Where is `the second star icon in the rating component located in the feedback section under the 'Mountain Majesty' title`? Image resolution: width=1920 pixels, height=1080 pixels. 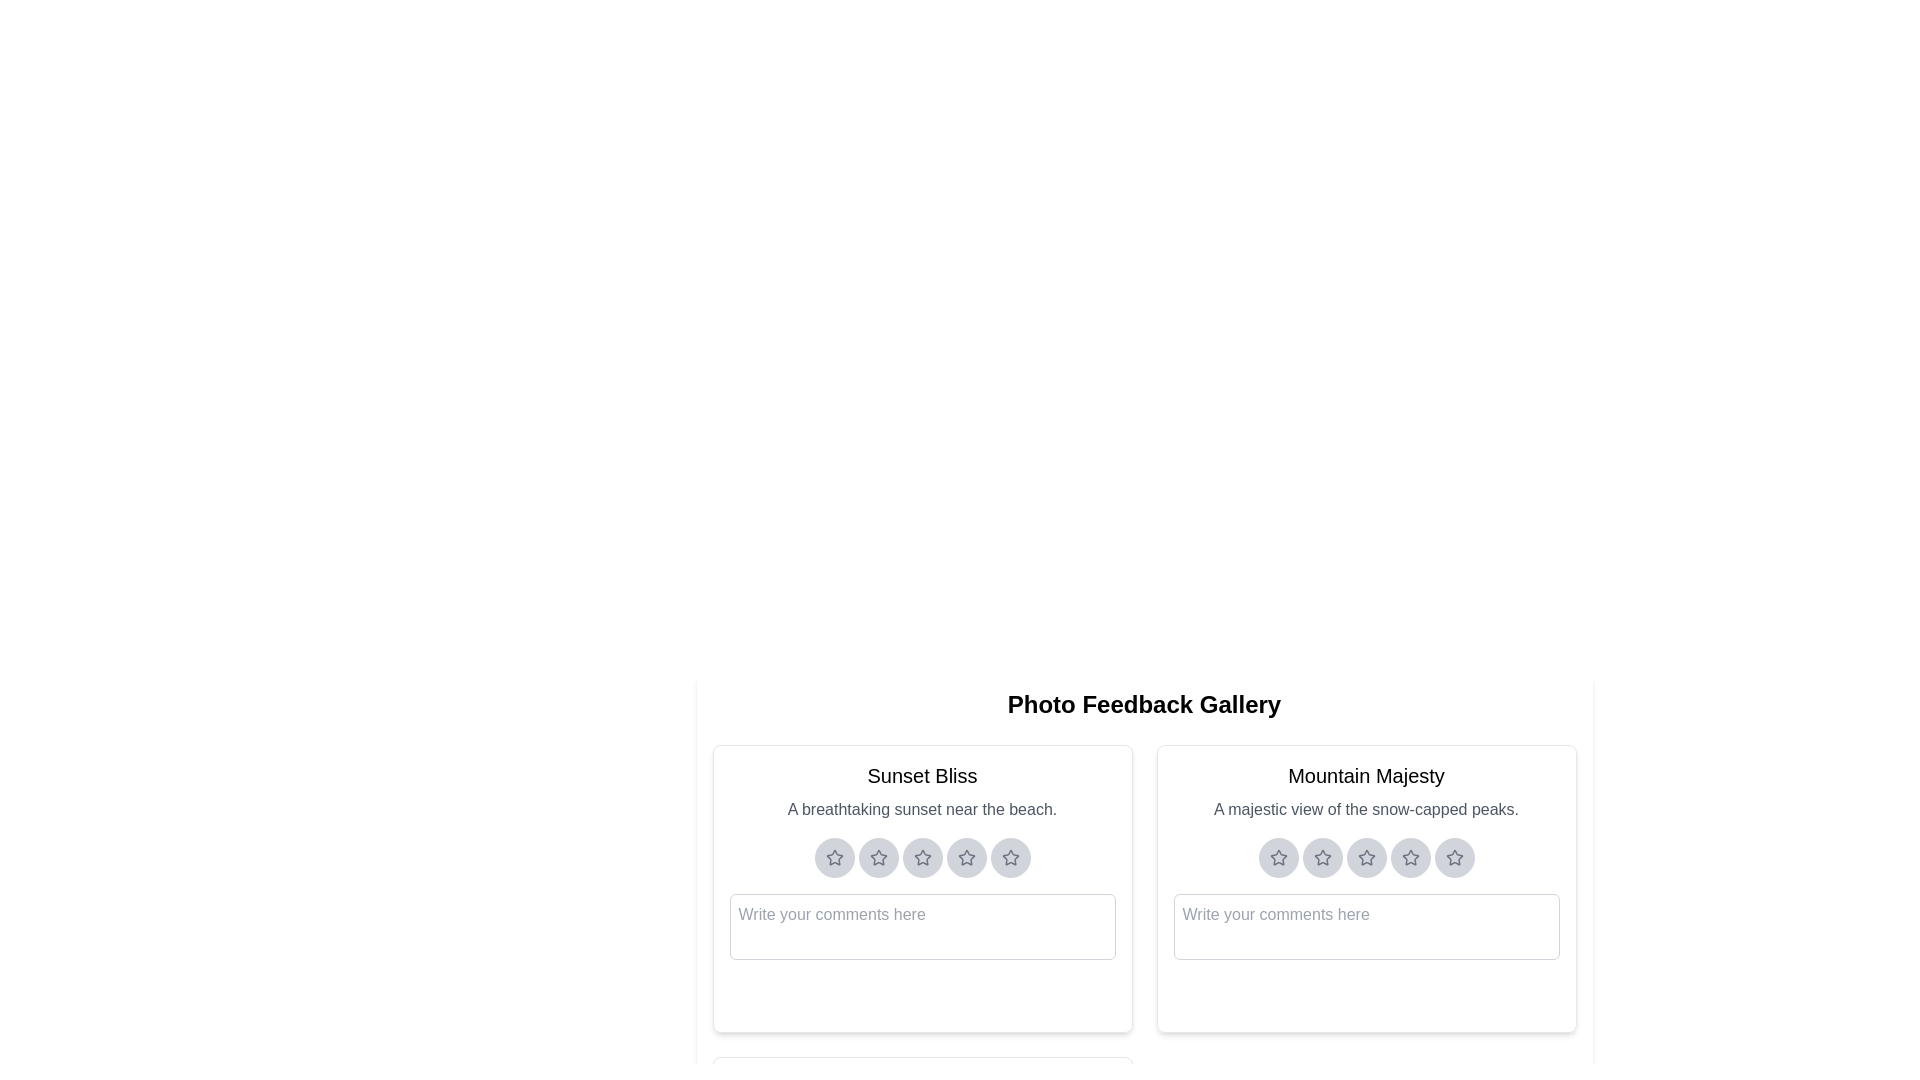 the second star icon in the rating component located in the feedback section under the 'Mountain Majesty' title is located at coordinates (1322, 856).